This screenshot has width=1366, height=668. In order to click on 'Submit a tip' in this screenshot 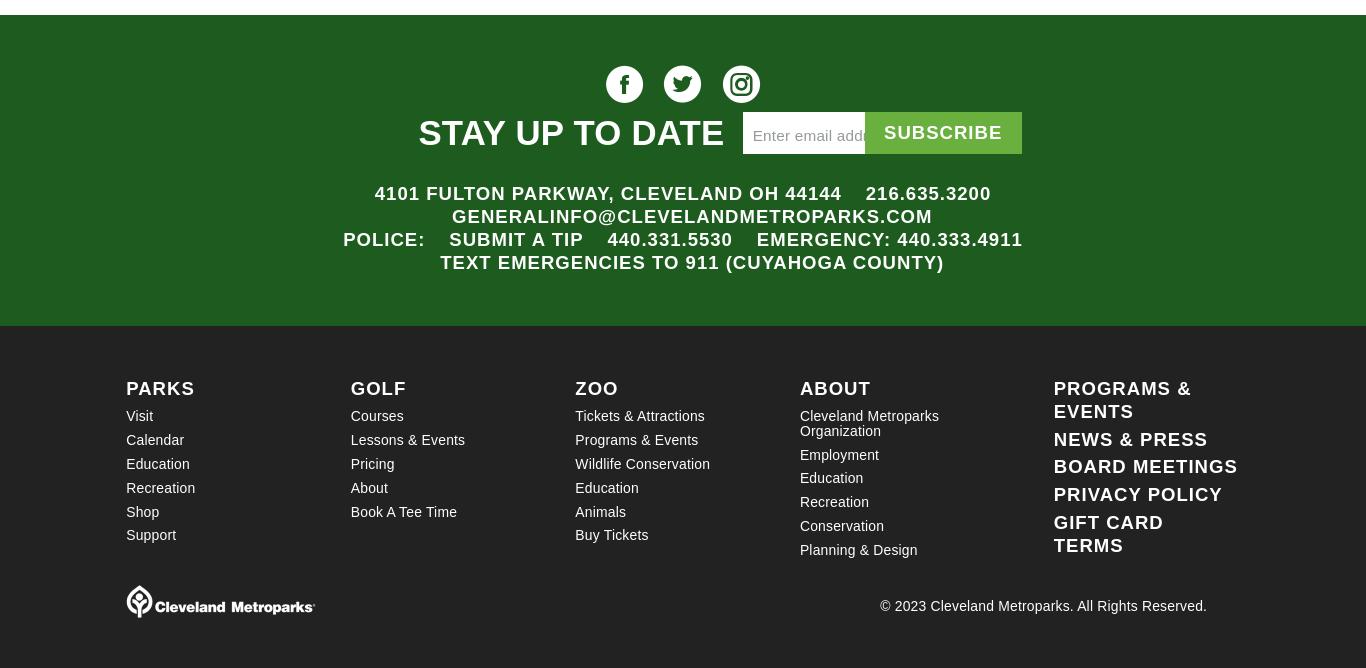, I will do `click(448, 239)`.